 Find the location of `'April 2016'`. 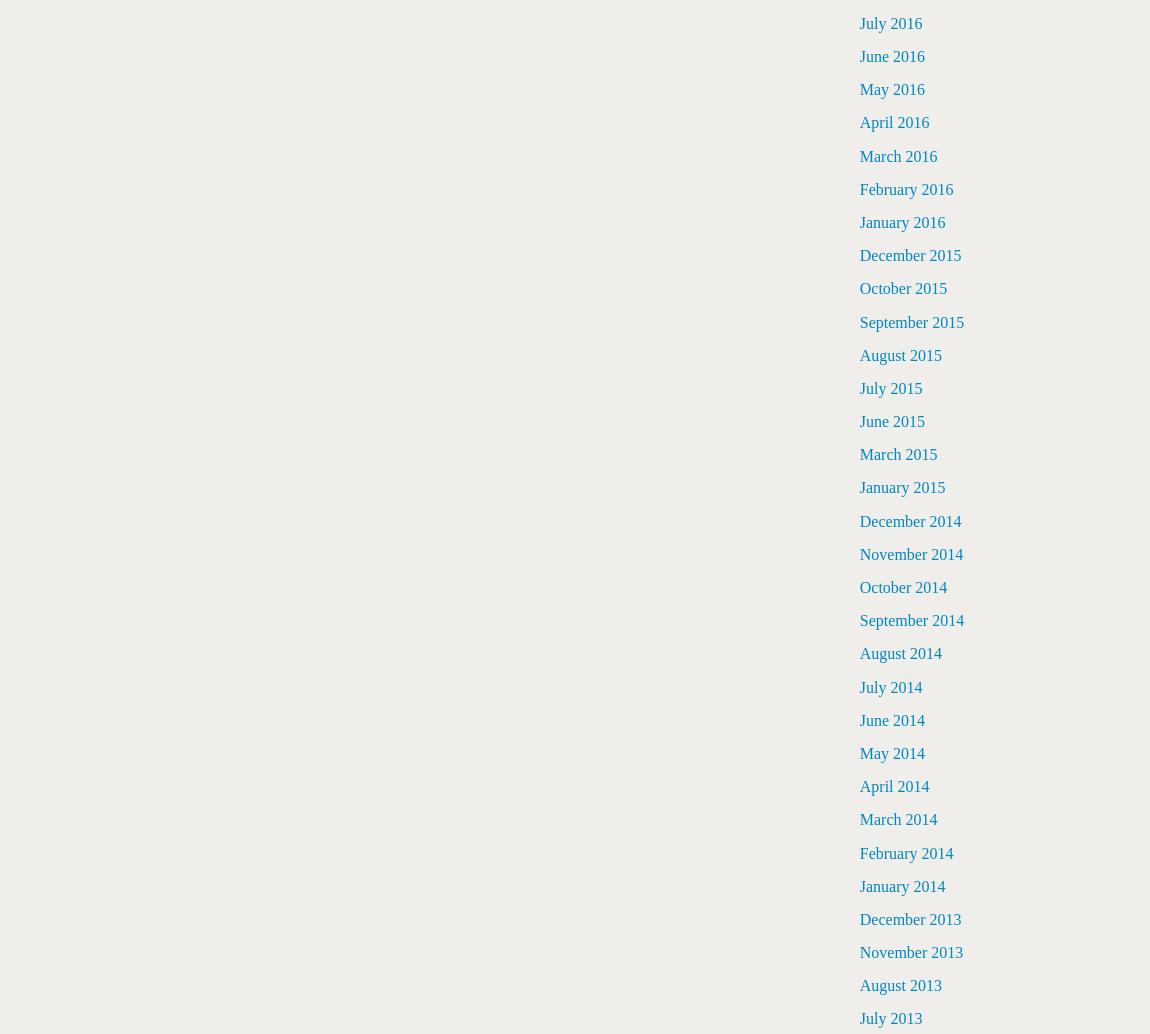

'April 2016' is located at coordinates (894, 122).